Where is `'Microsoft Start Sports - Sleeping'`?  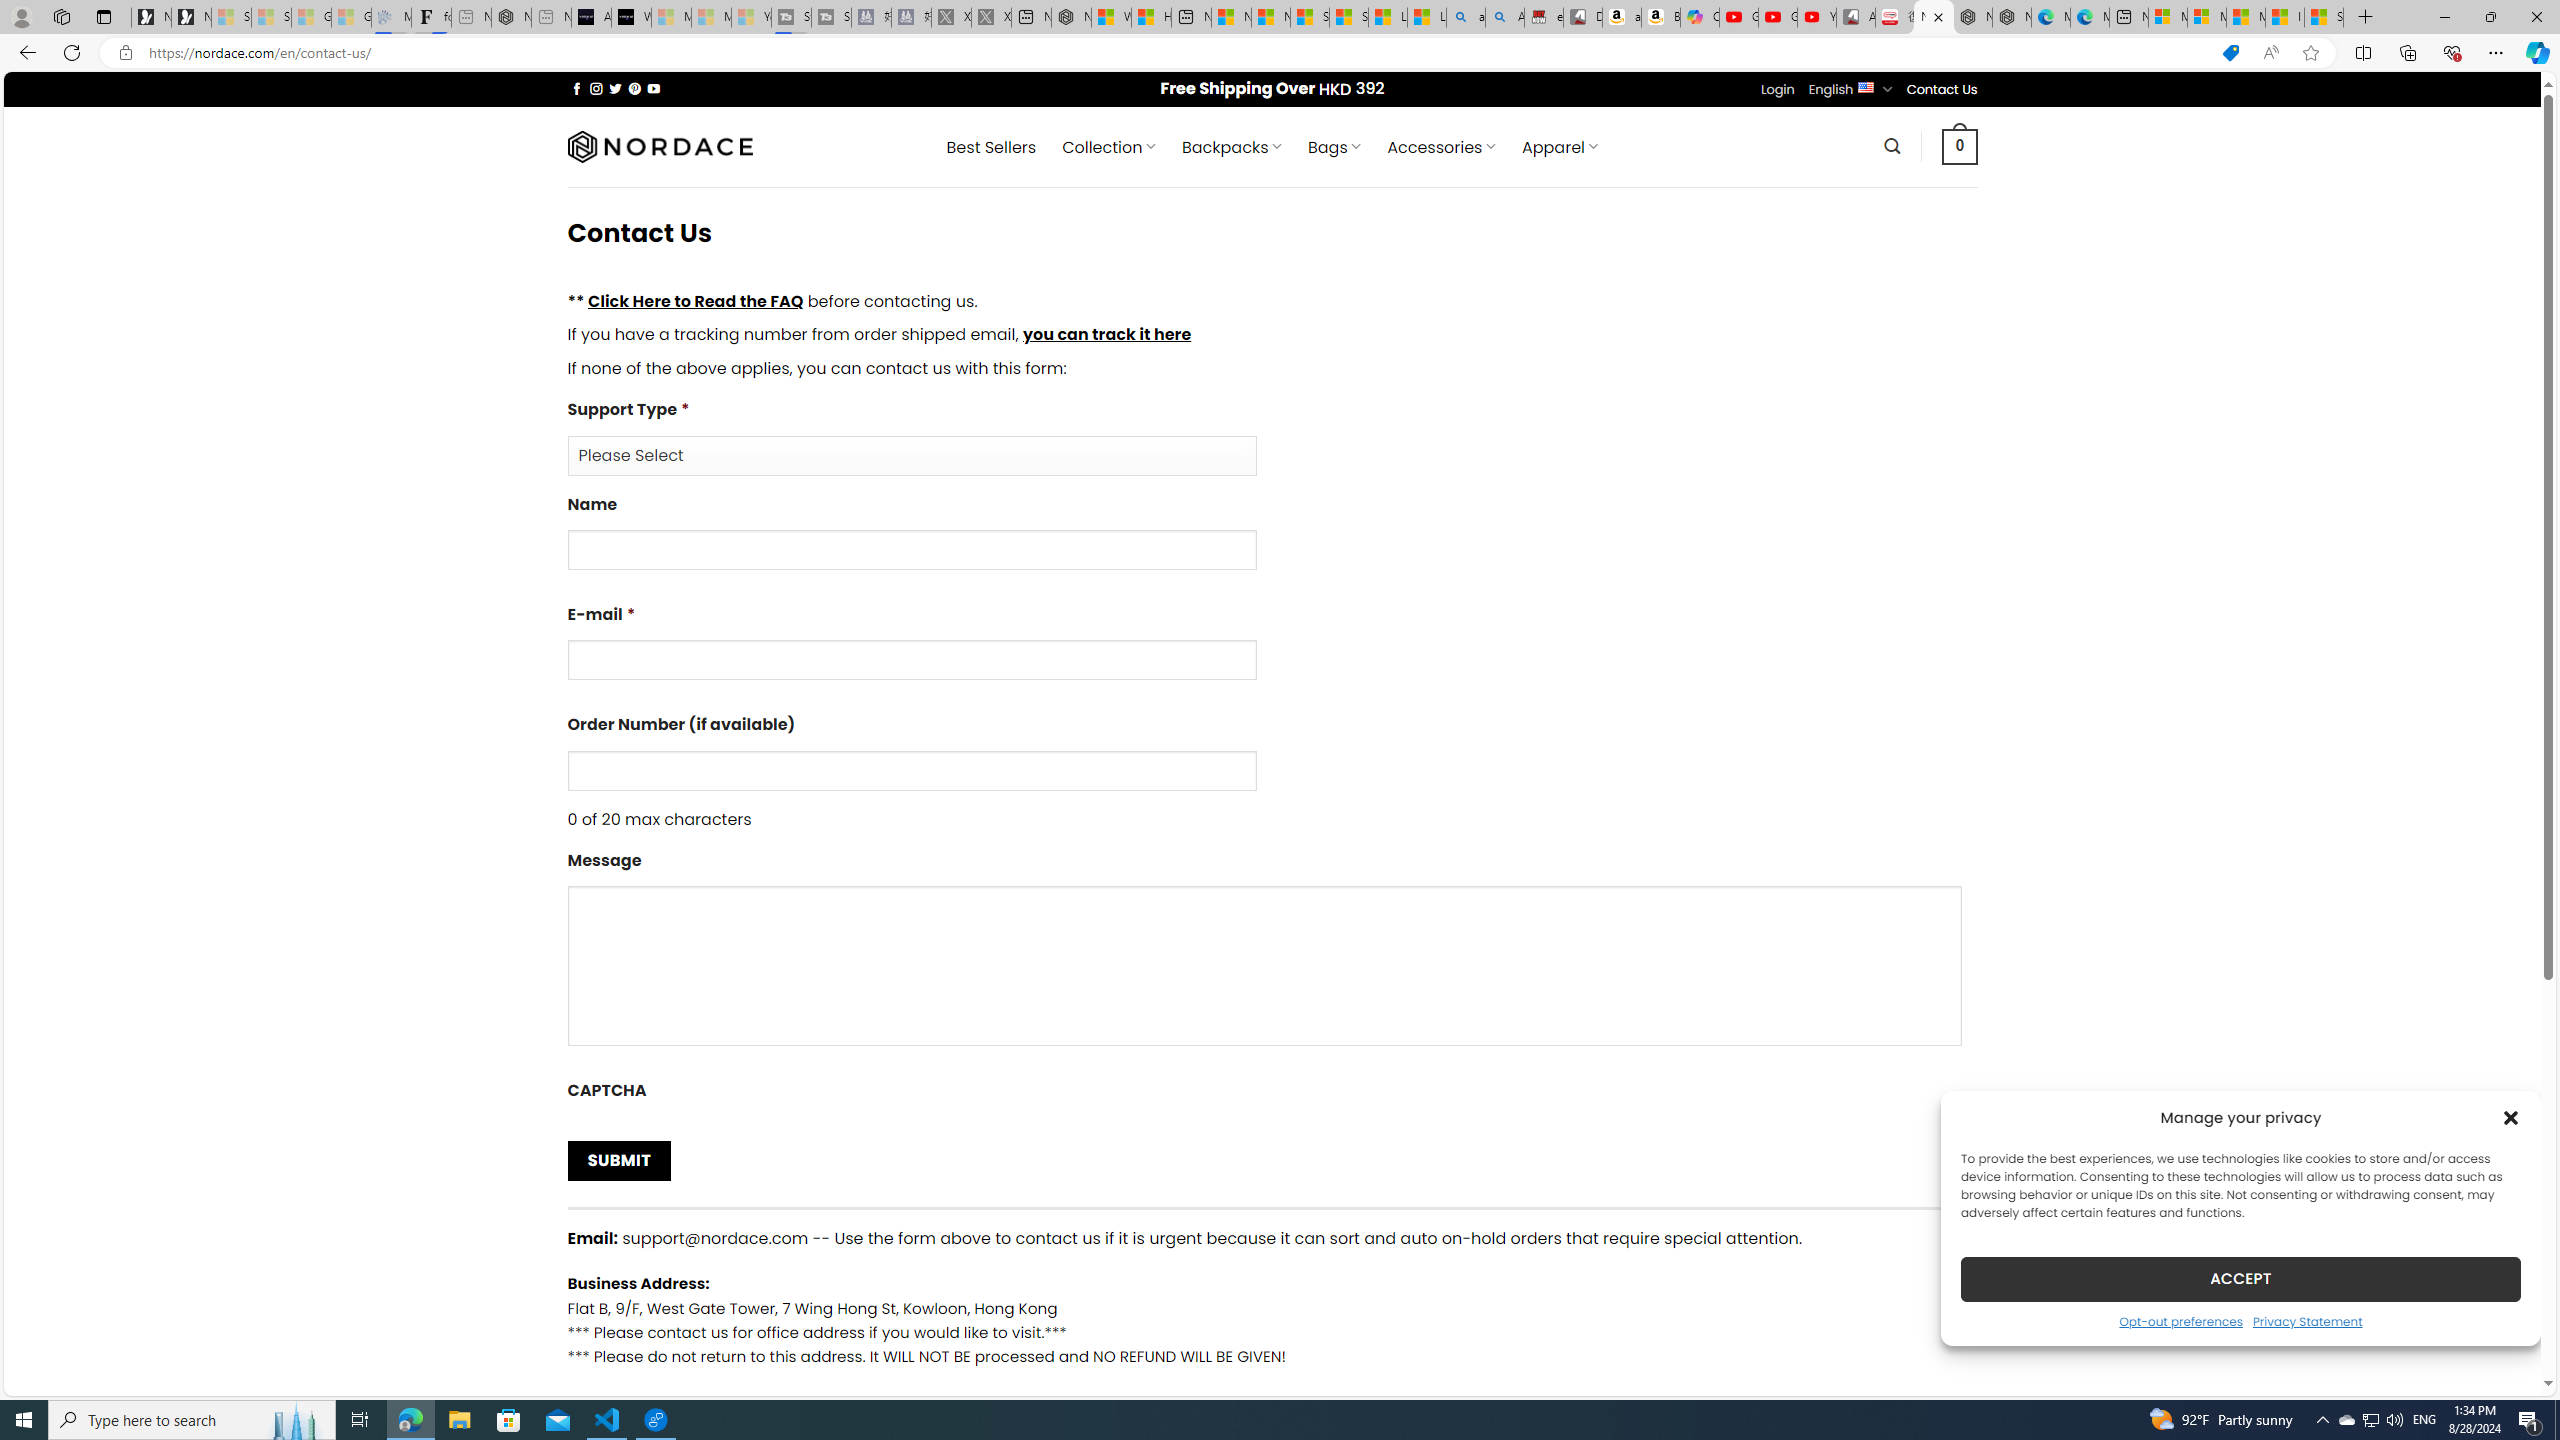
'Microsoft Start Sports - Sleeping' is located at coordinates (669, 16).